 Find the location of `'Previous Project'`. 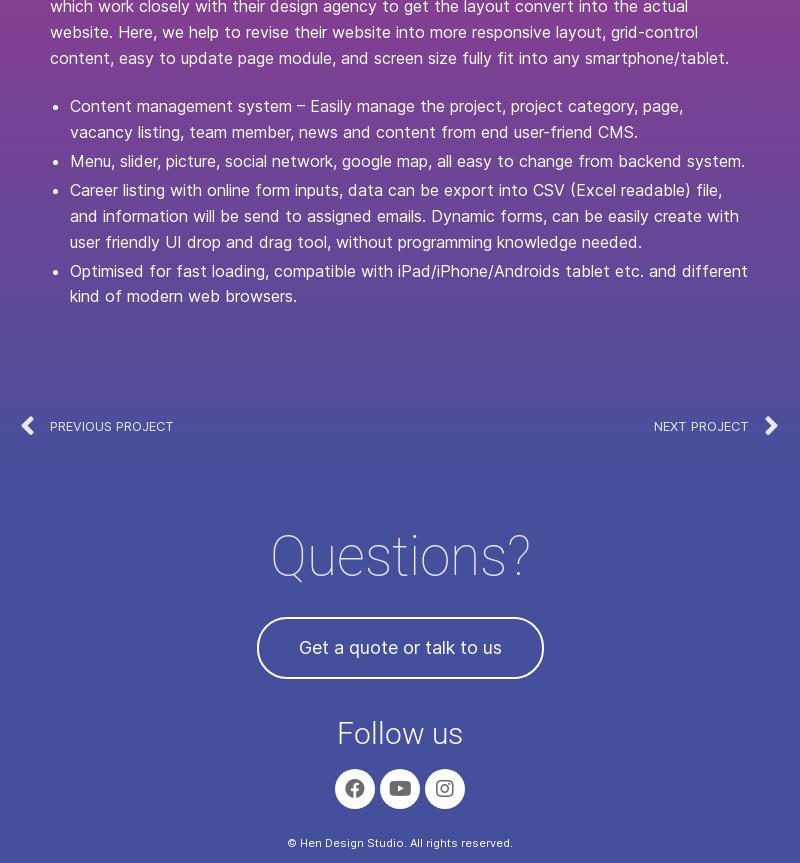

'Previous Project' is located at coordinates (111, 425).